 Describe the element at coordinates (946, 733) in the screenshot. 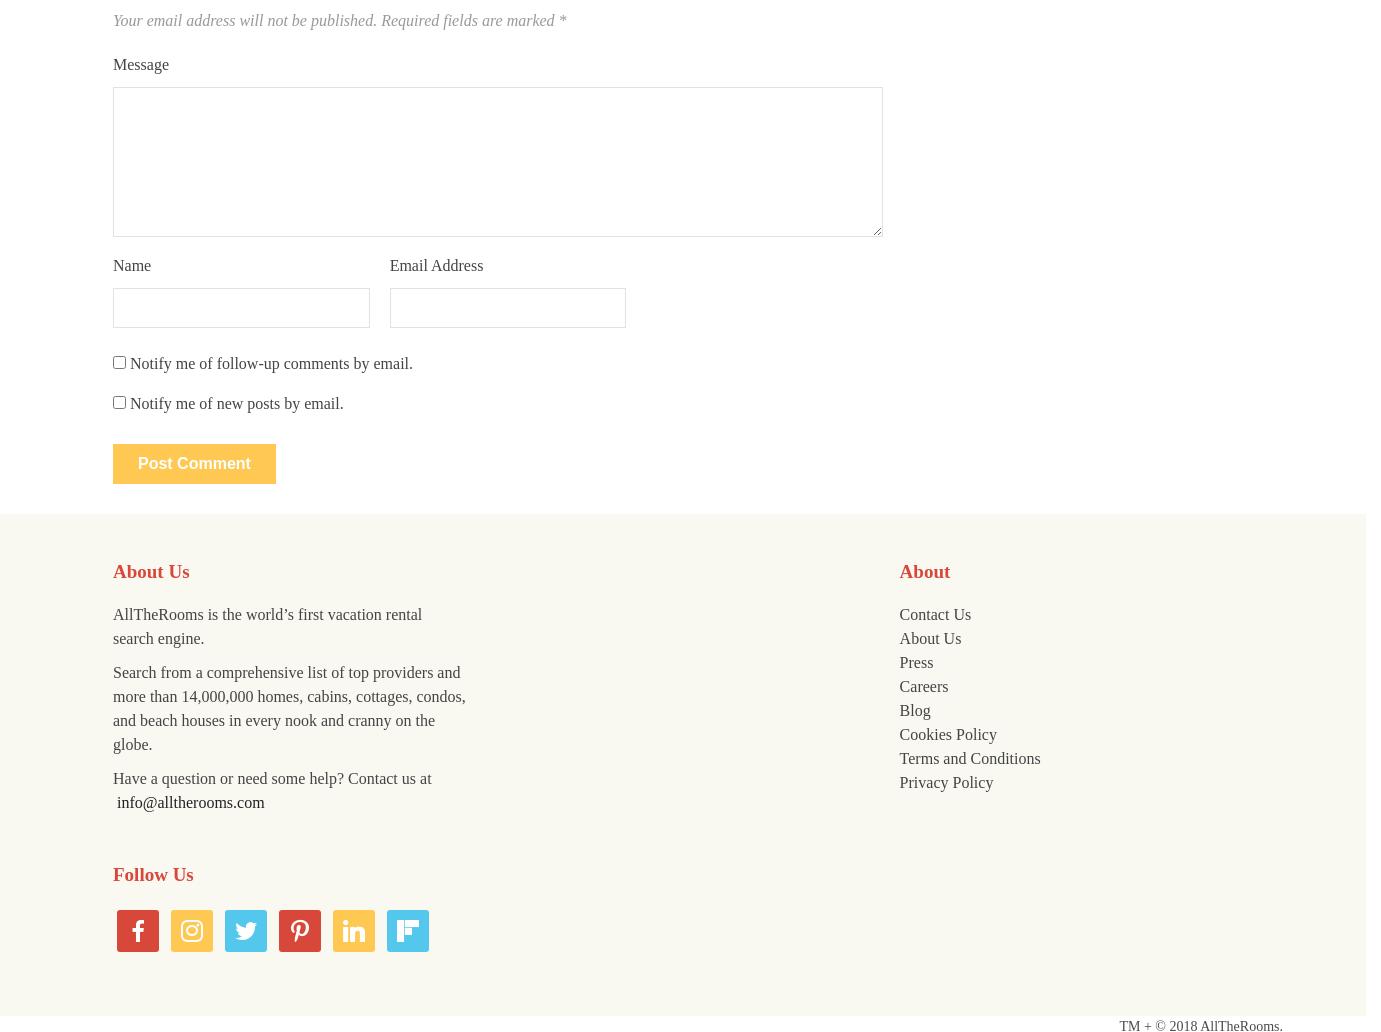

I see `'Cookies Policy'` at that location.